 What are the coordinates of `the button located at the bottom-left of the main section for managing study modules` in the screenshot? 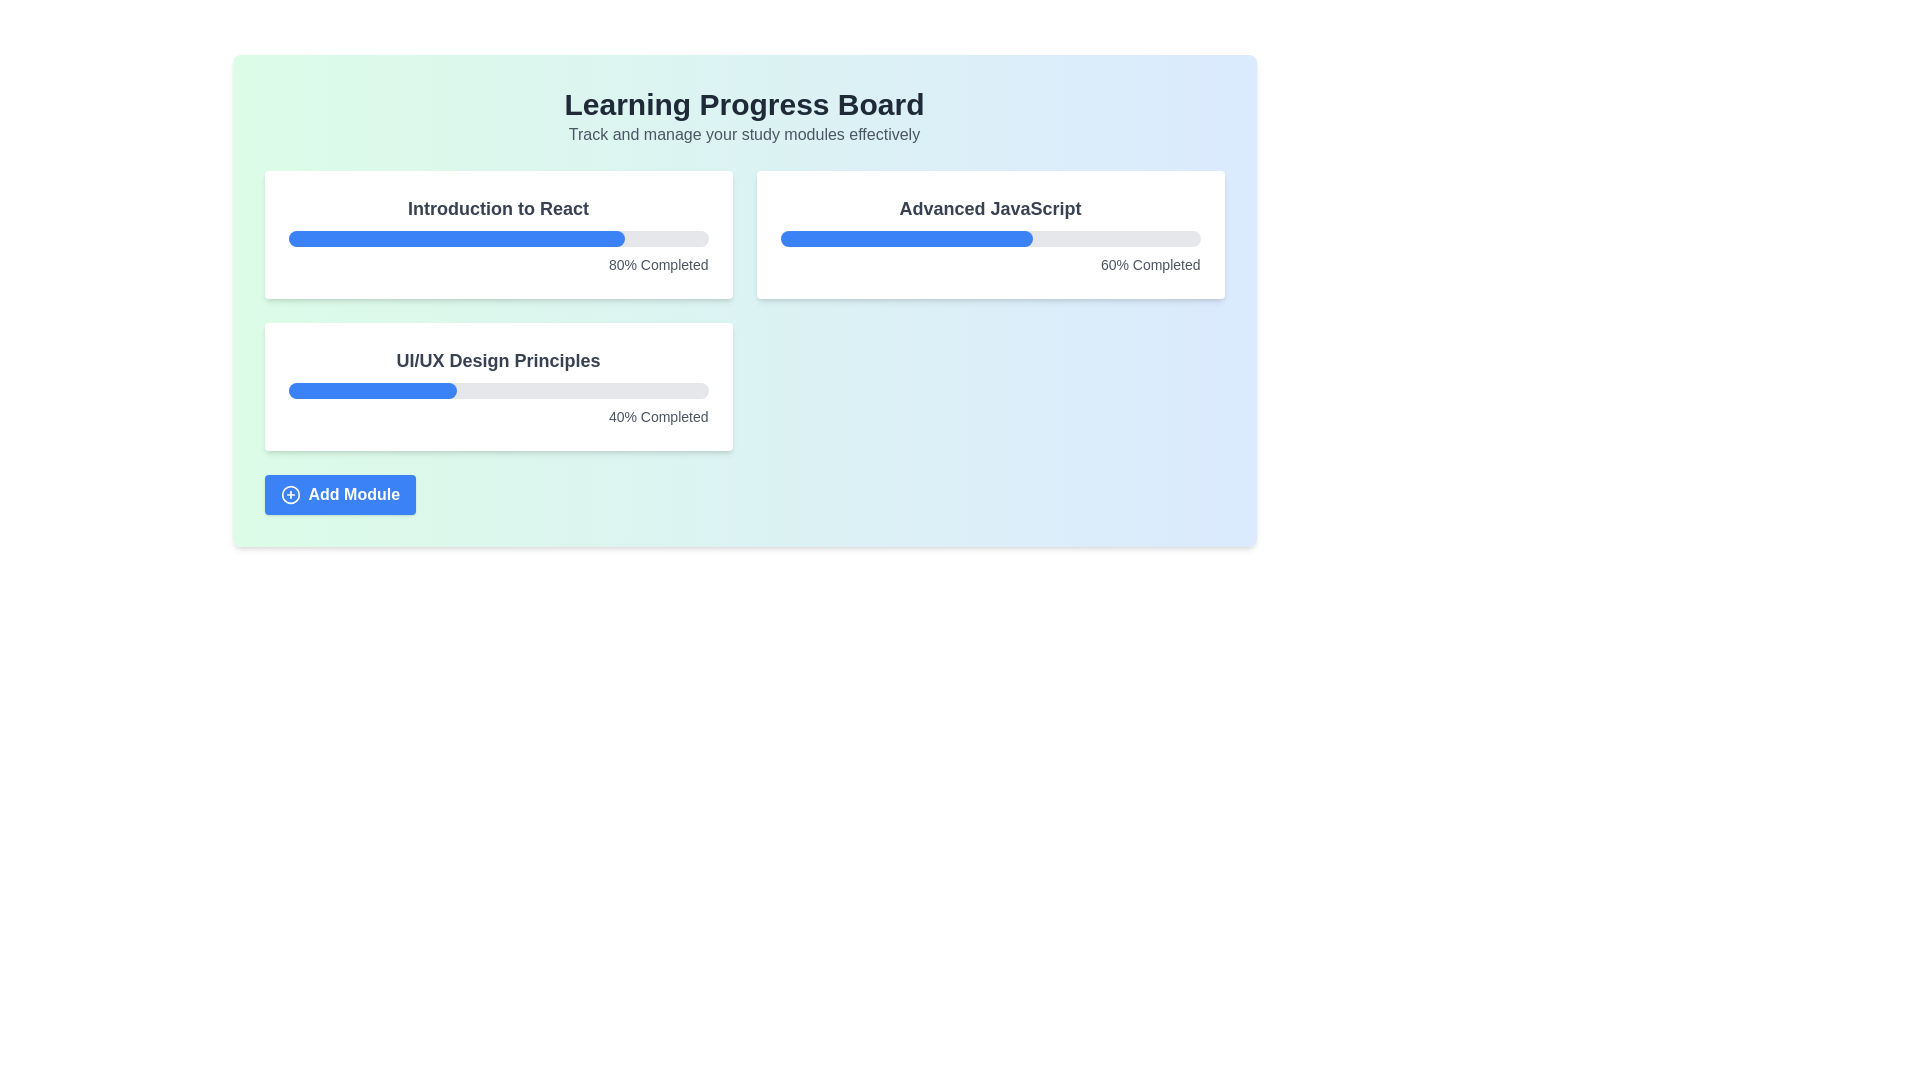 It's located at (340, 494).